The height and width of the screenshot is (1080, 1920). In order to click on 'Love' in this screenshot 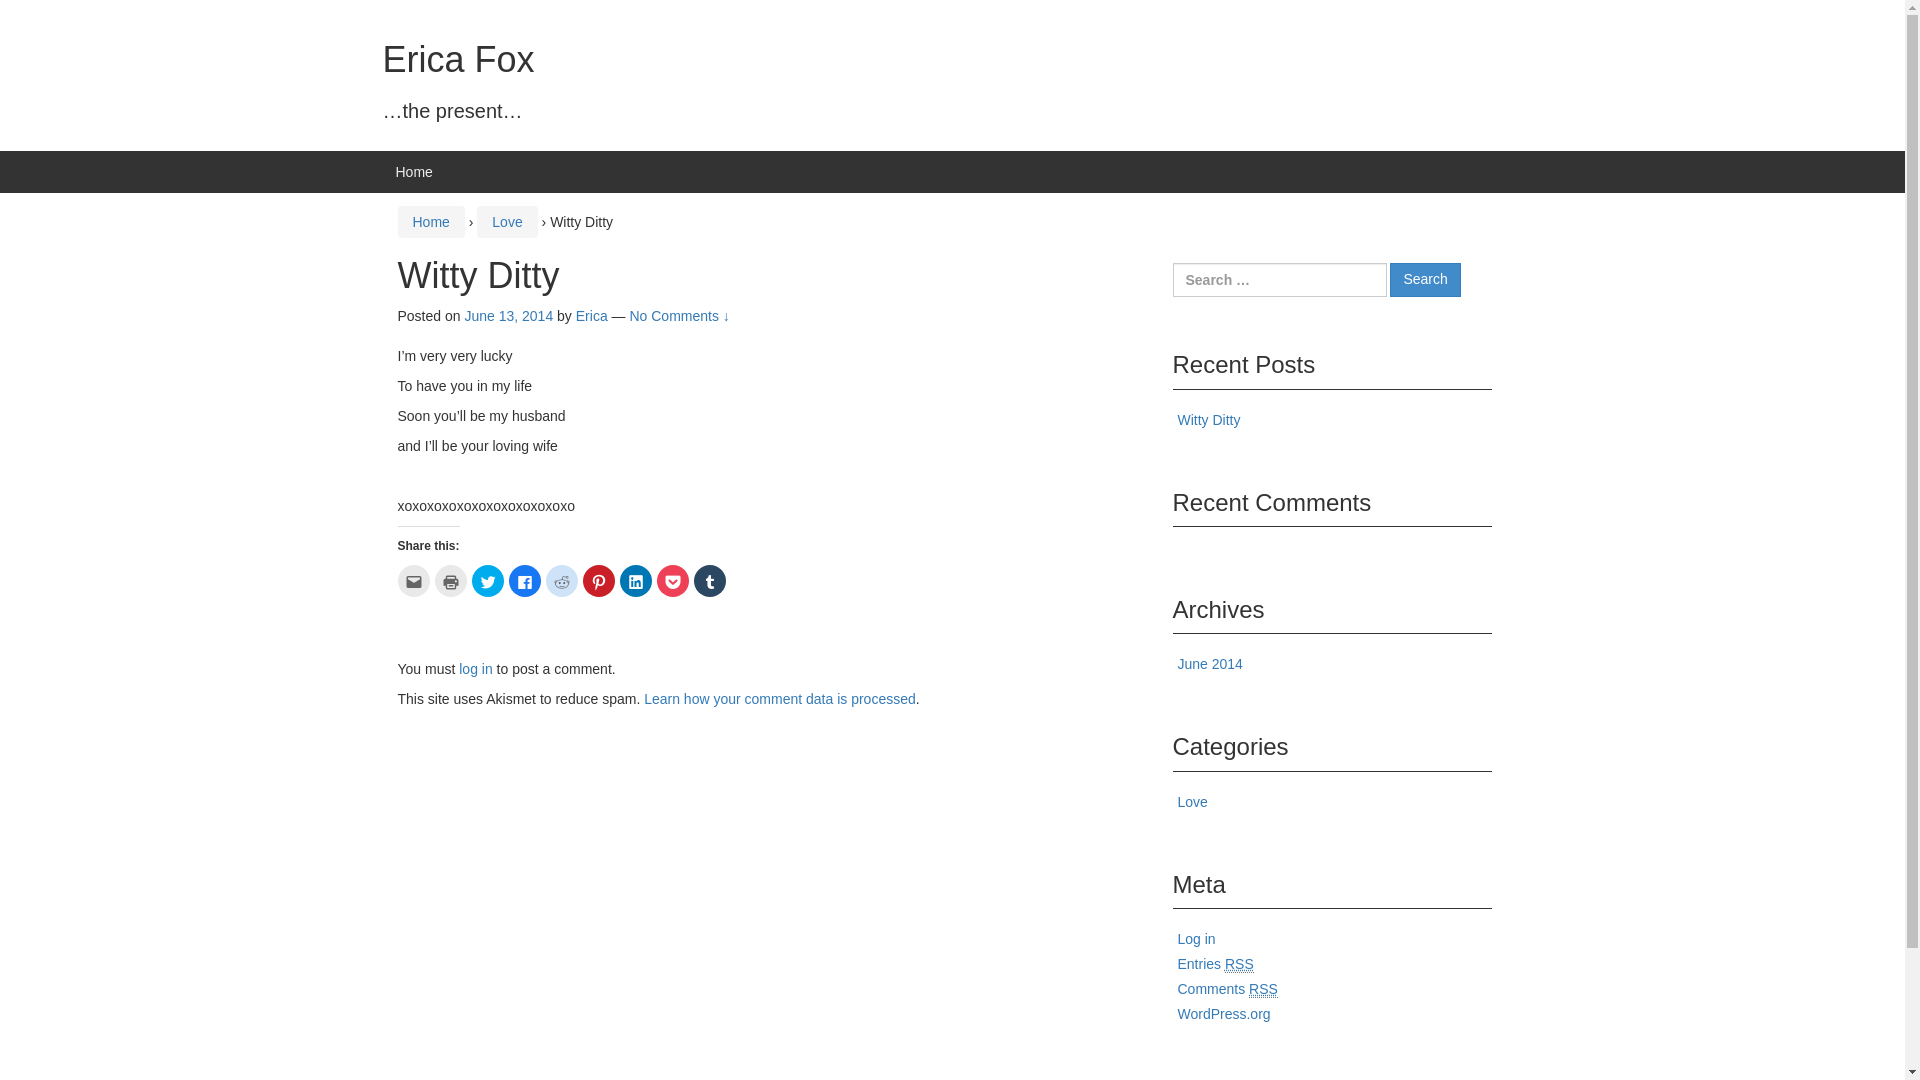, I will do `click(507, 222)`.